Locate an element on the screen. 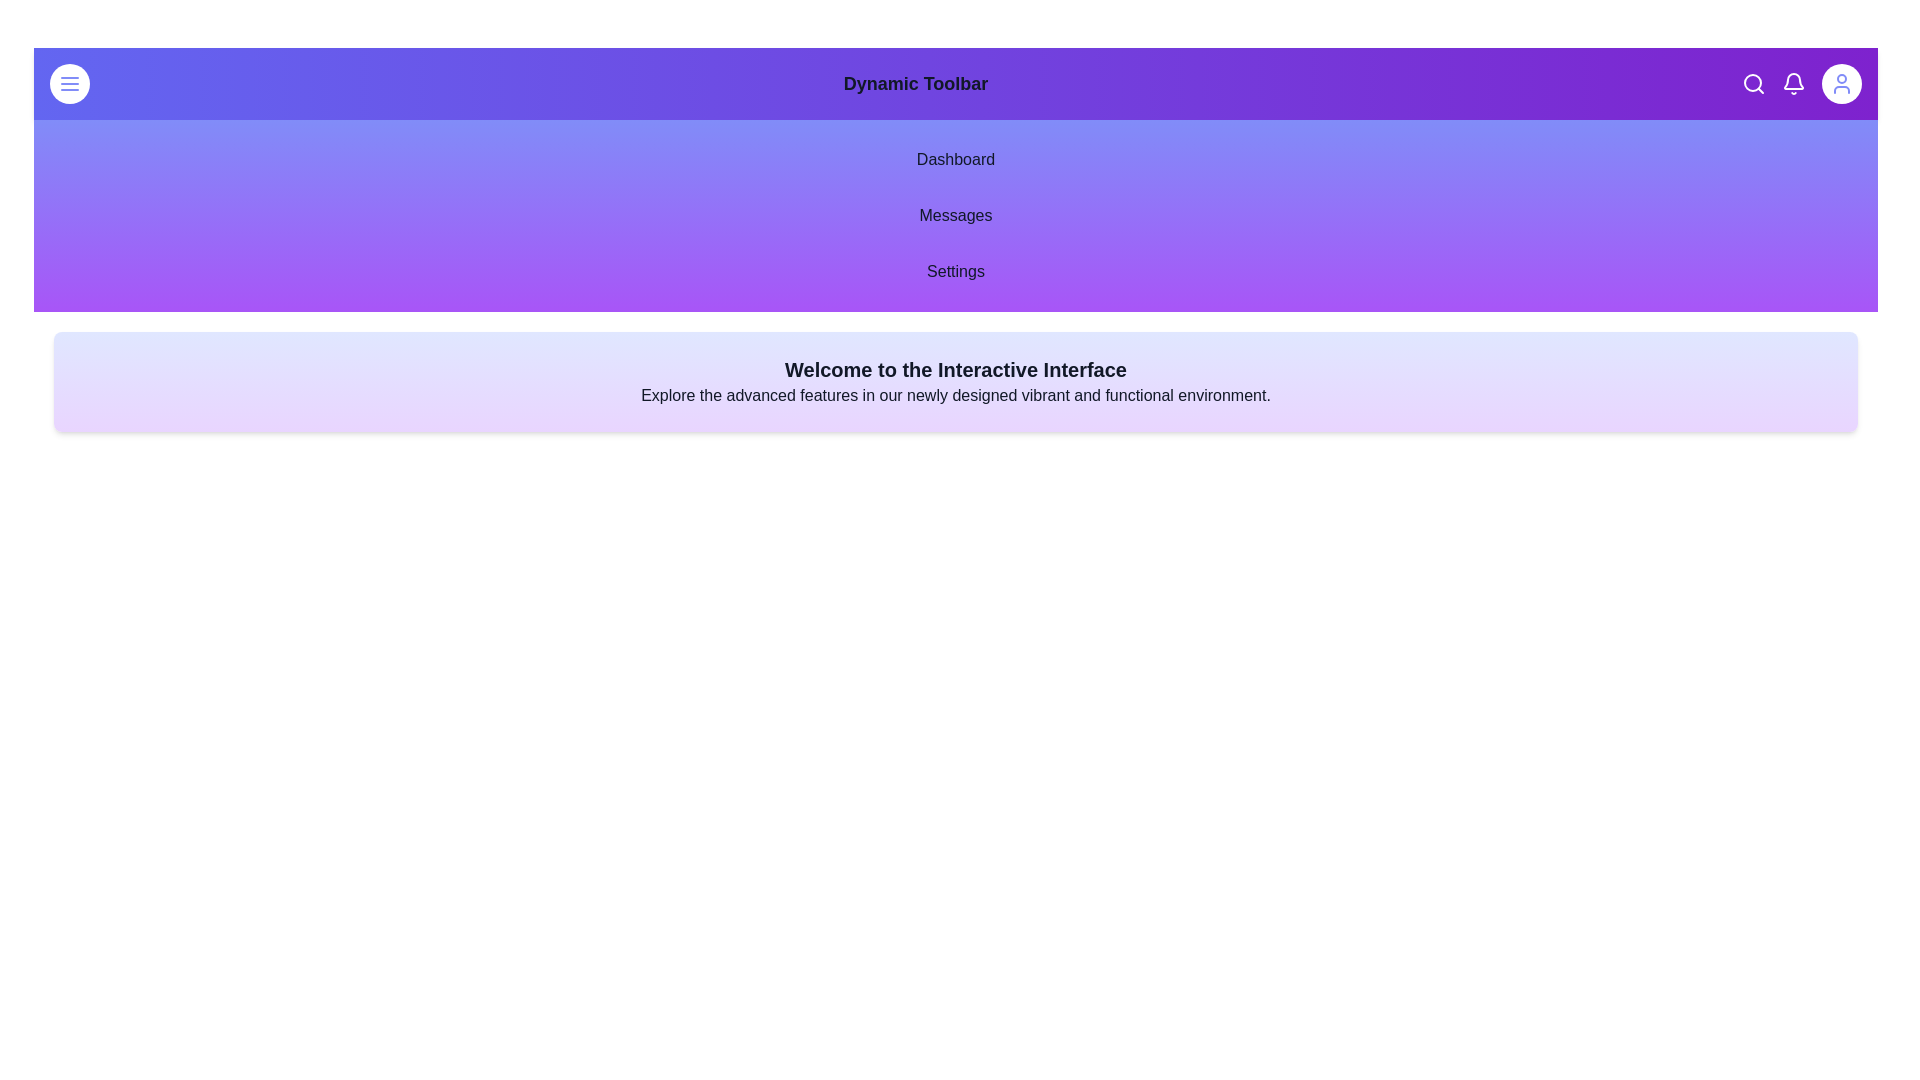  the user icon to toggle the theme between light and dark is located at coordinates (1841, 83).